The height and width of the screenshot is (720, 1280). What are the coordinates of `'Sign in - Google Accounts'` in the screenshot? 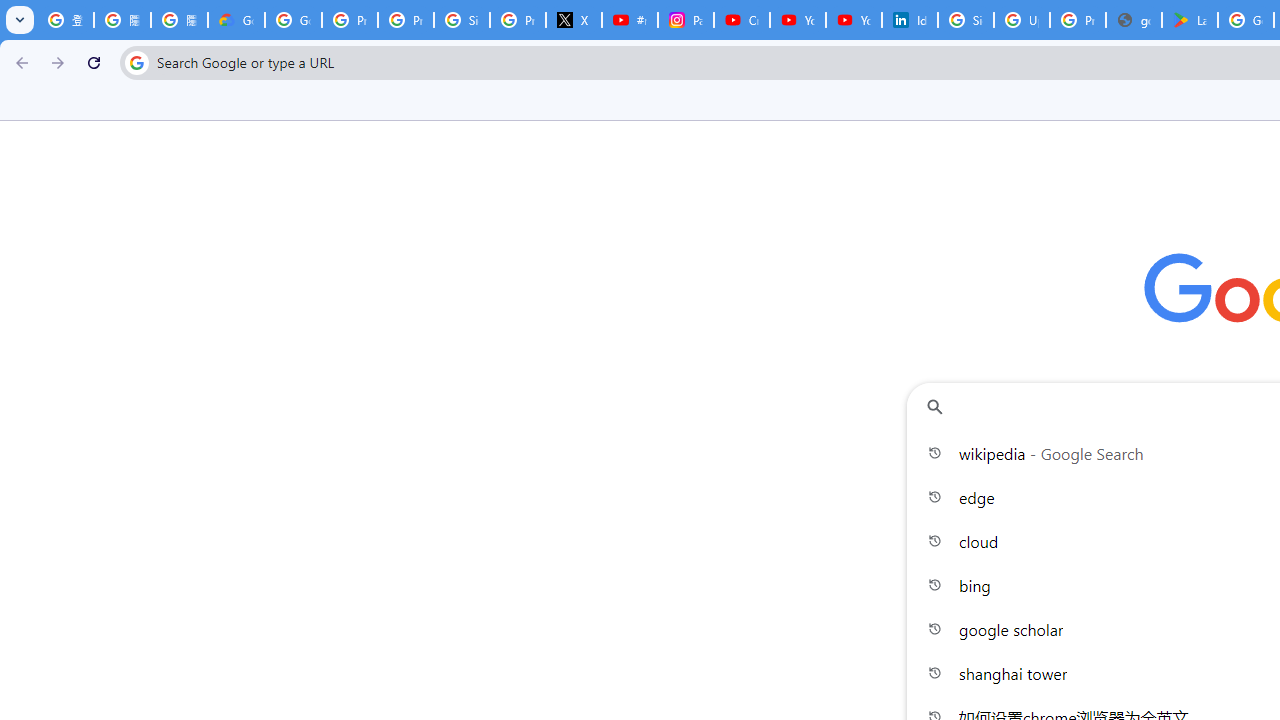 It's located at (966, 20).